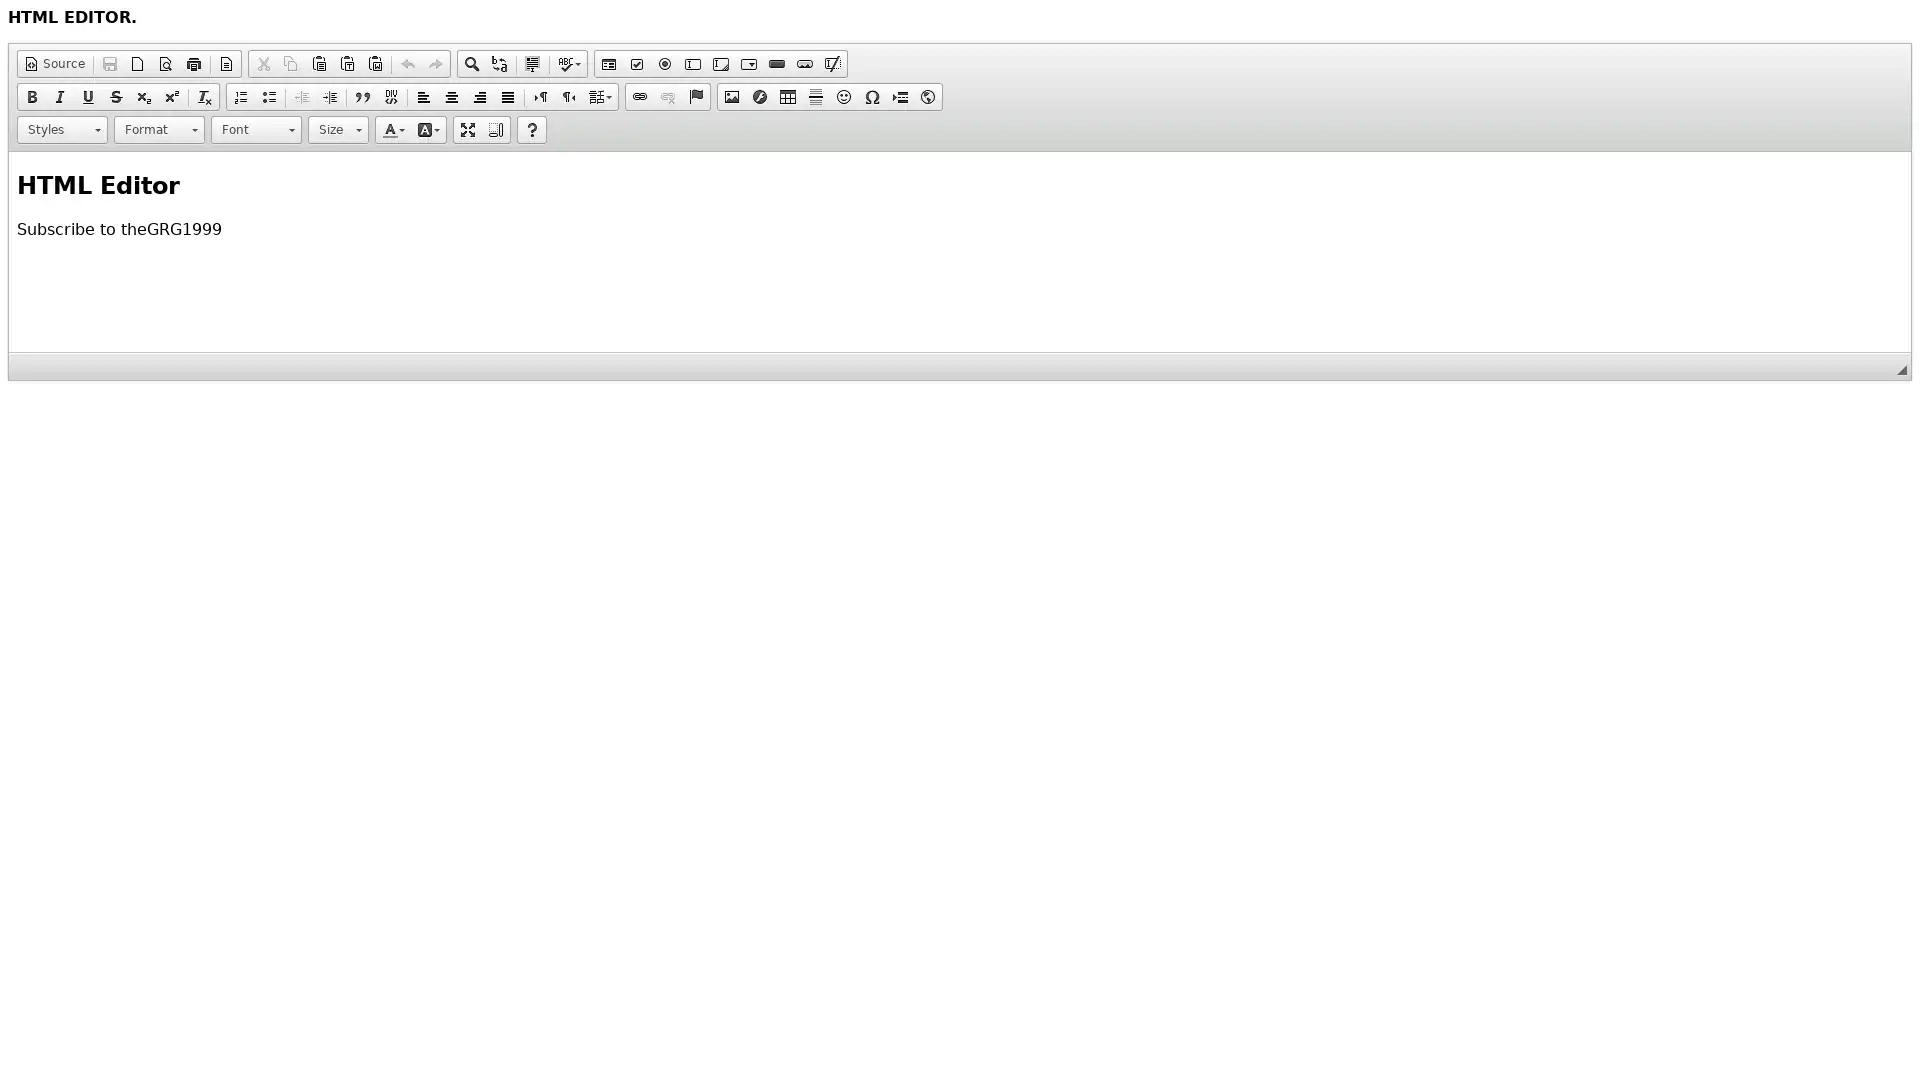 The width and height of the screenshot is (1920, 1080). I want to click on Button, so click(776, 63).